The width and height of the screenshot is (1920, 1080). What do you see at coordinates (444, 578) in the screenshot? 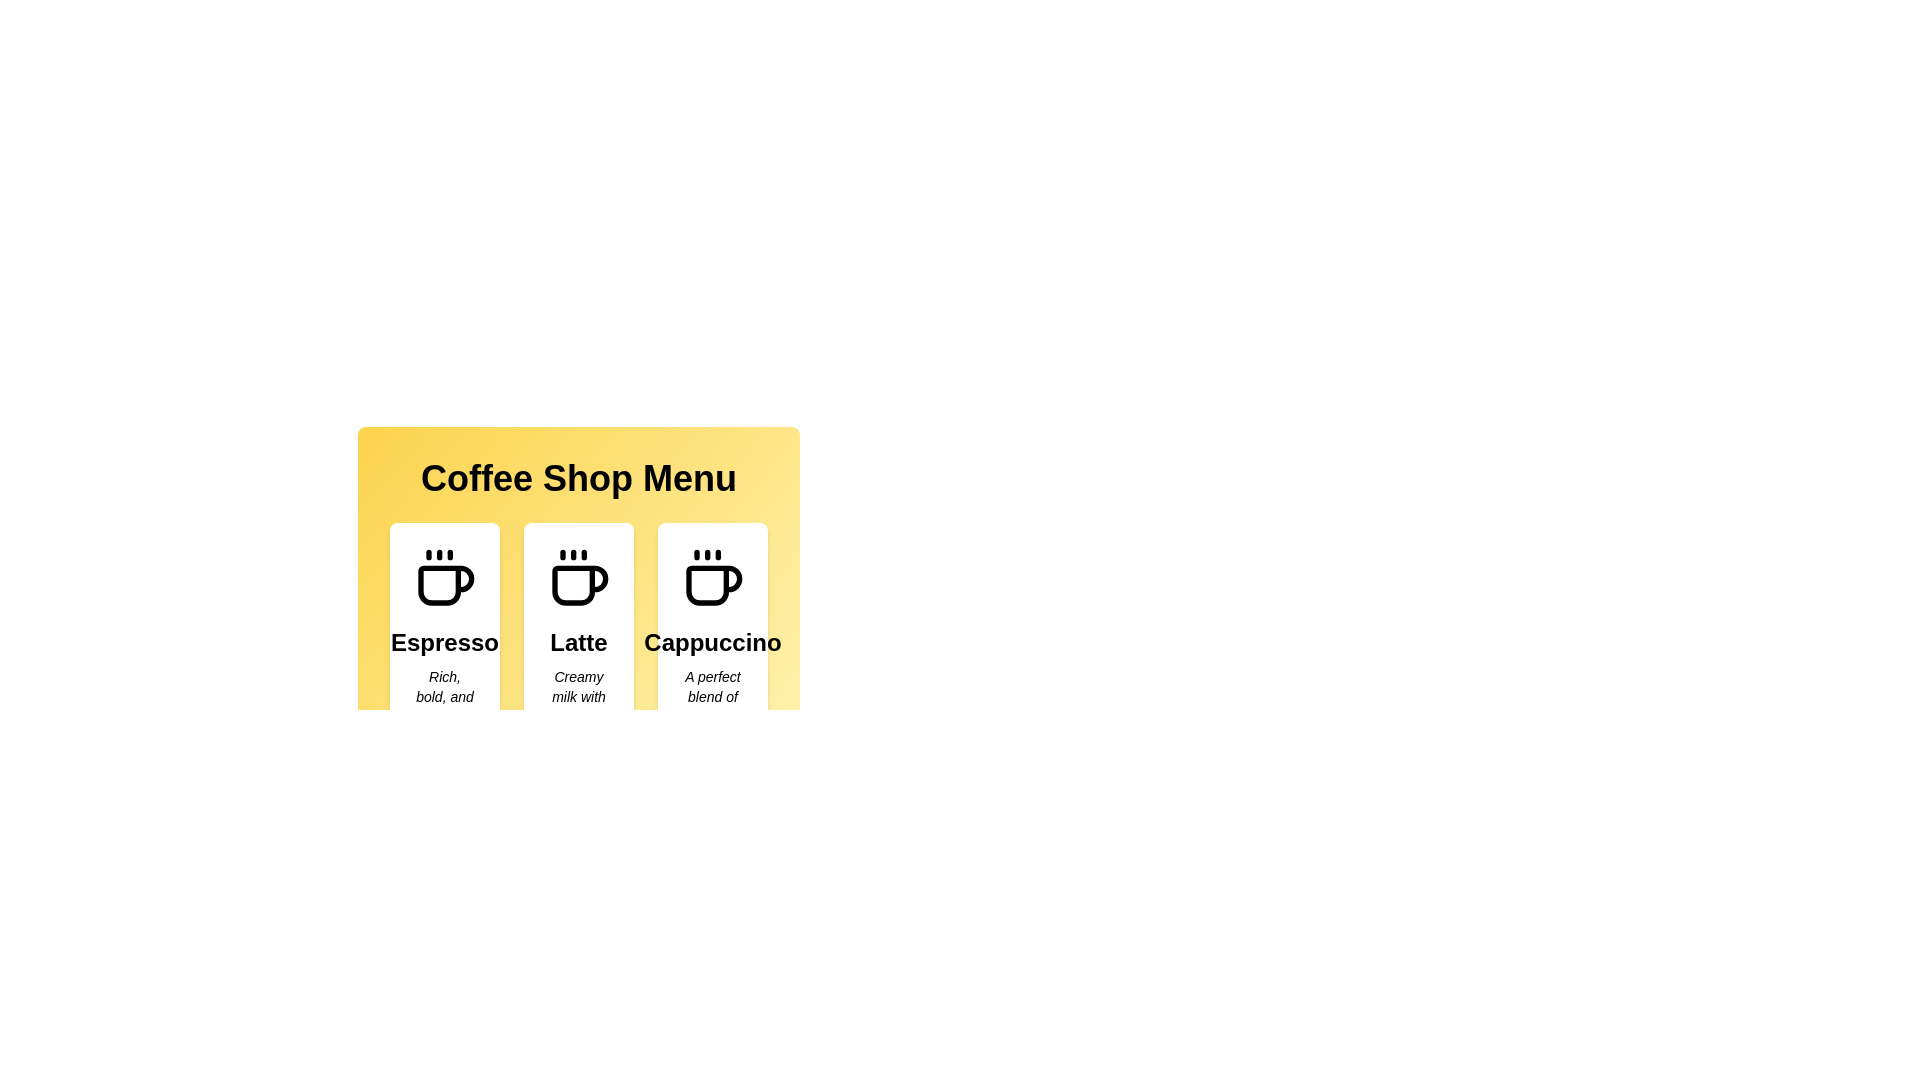
I see `the coffee icon associated with the menu item Espresso` at bounding box center [444, 578].